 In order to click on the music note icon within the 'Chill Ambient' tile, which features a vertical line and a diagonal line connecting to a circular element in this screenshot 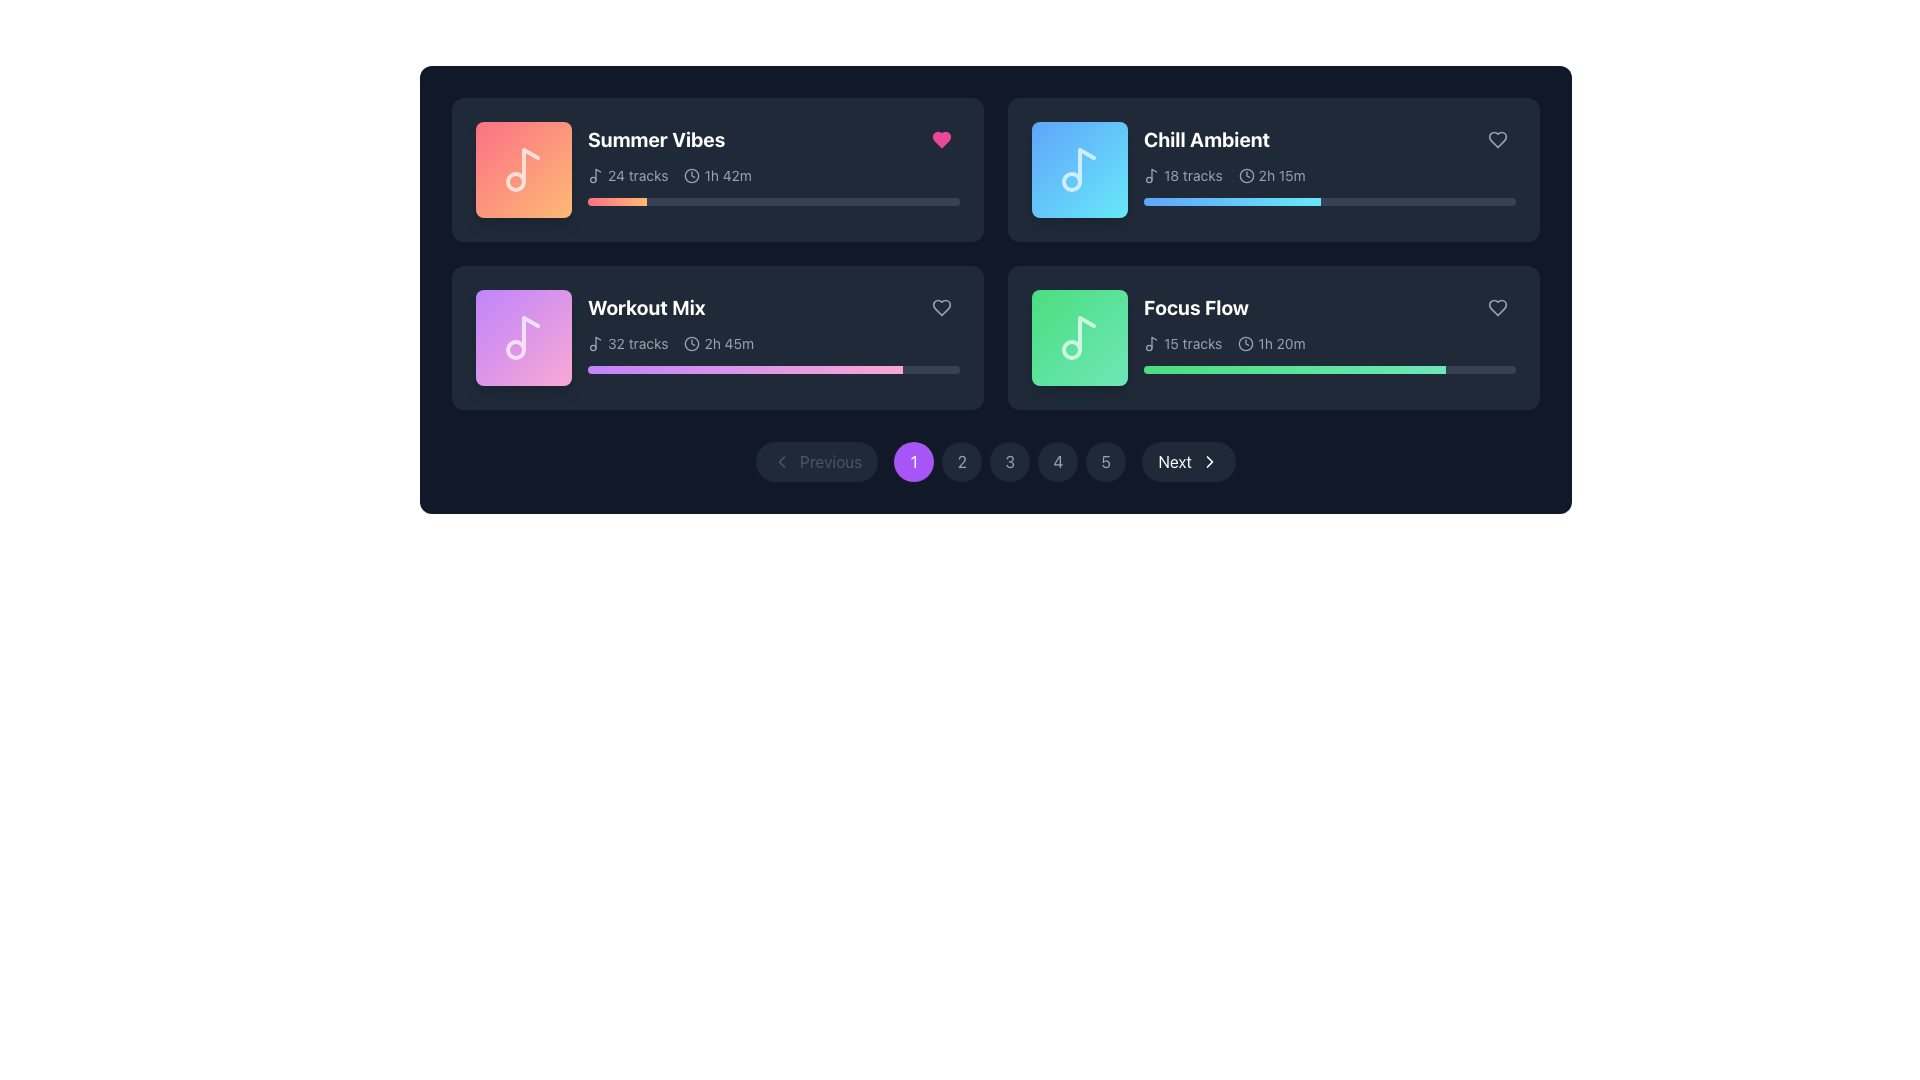, I will do `click(1085, 164)`.